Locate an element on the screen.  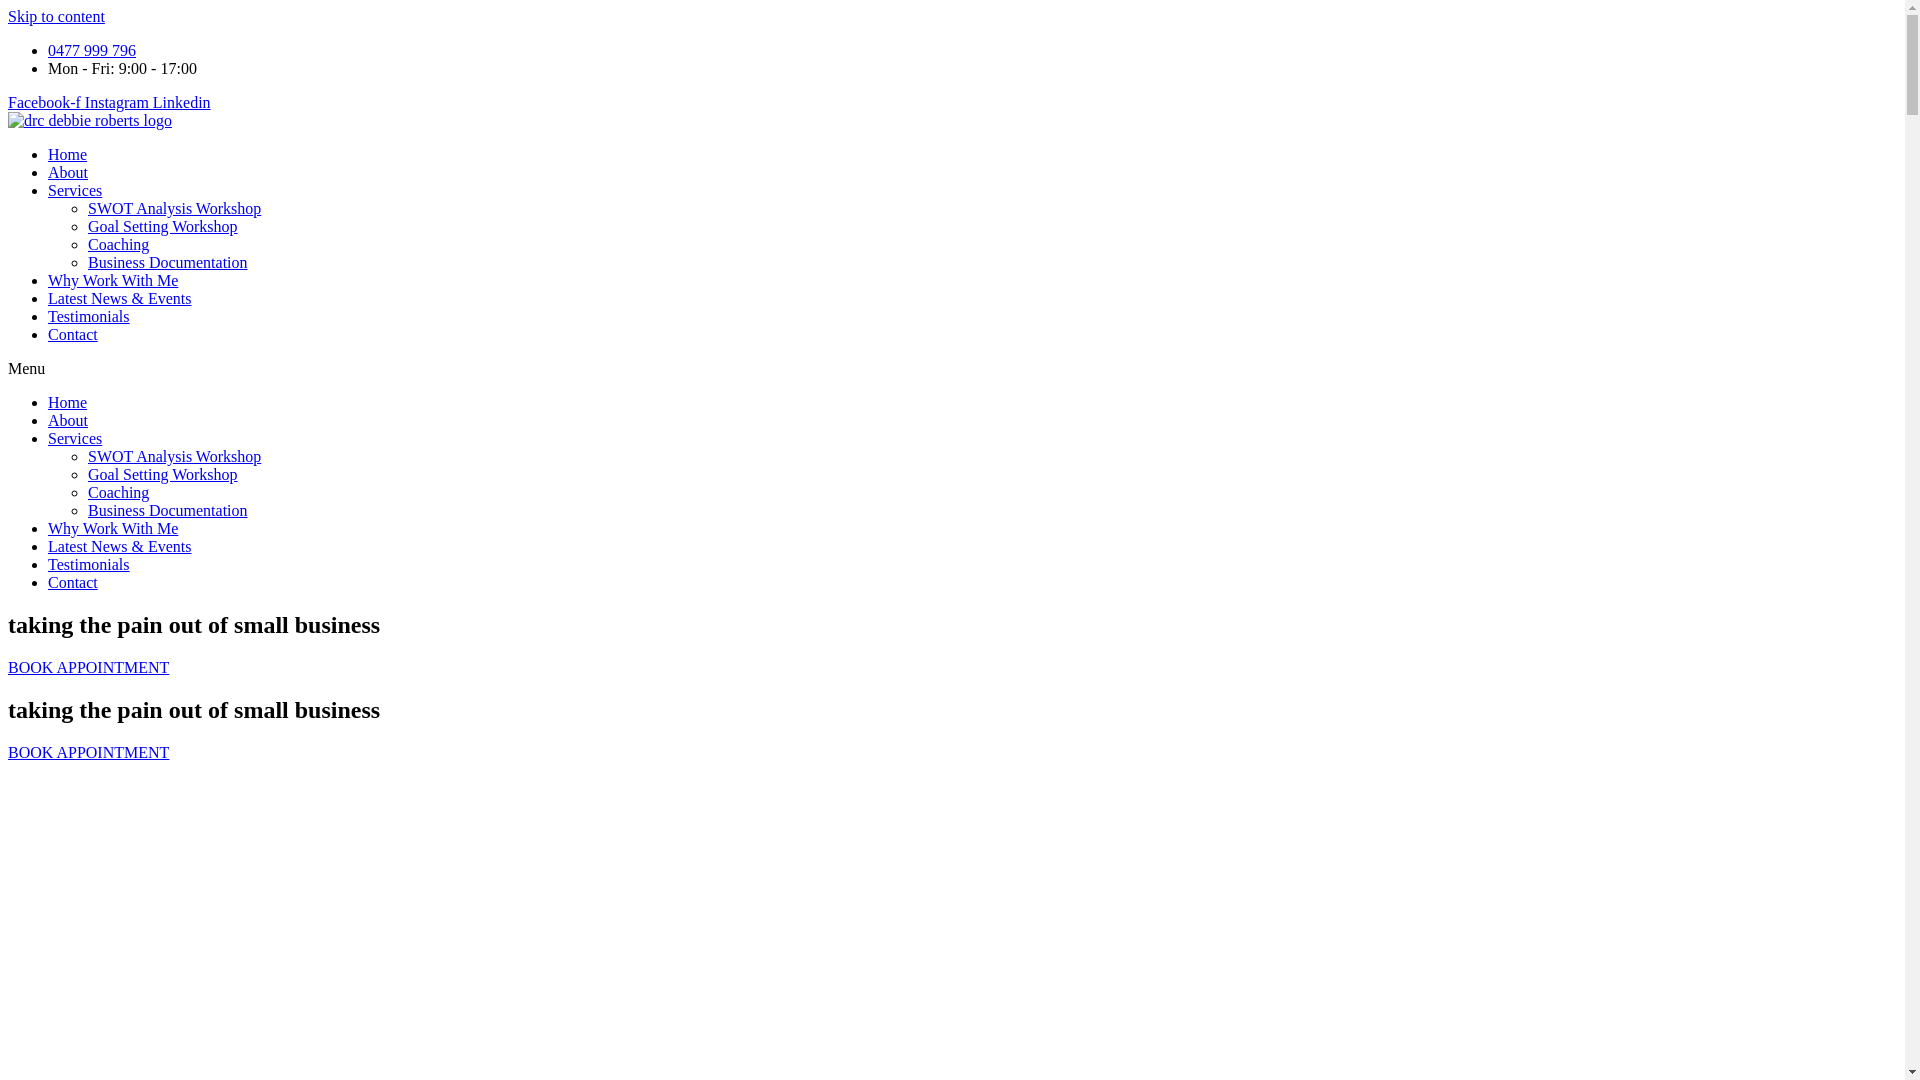
'Services' is located at coordinates (75, 437).